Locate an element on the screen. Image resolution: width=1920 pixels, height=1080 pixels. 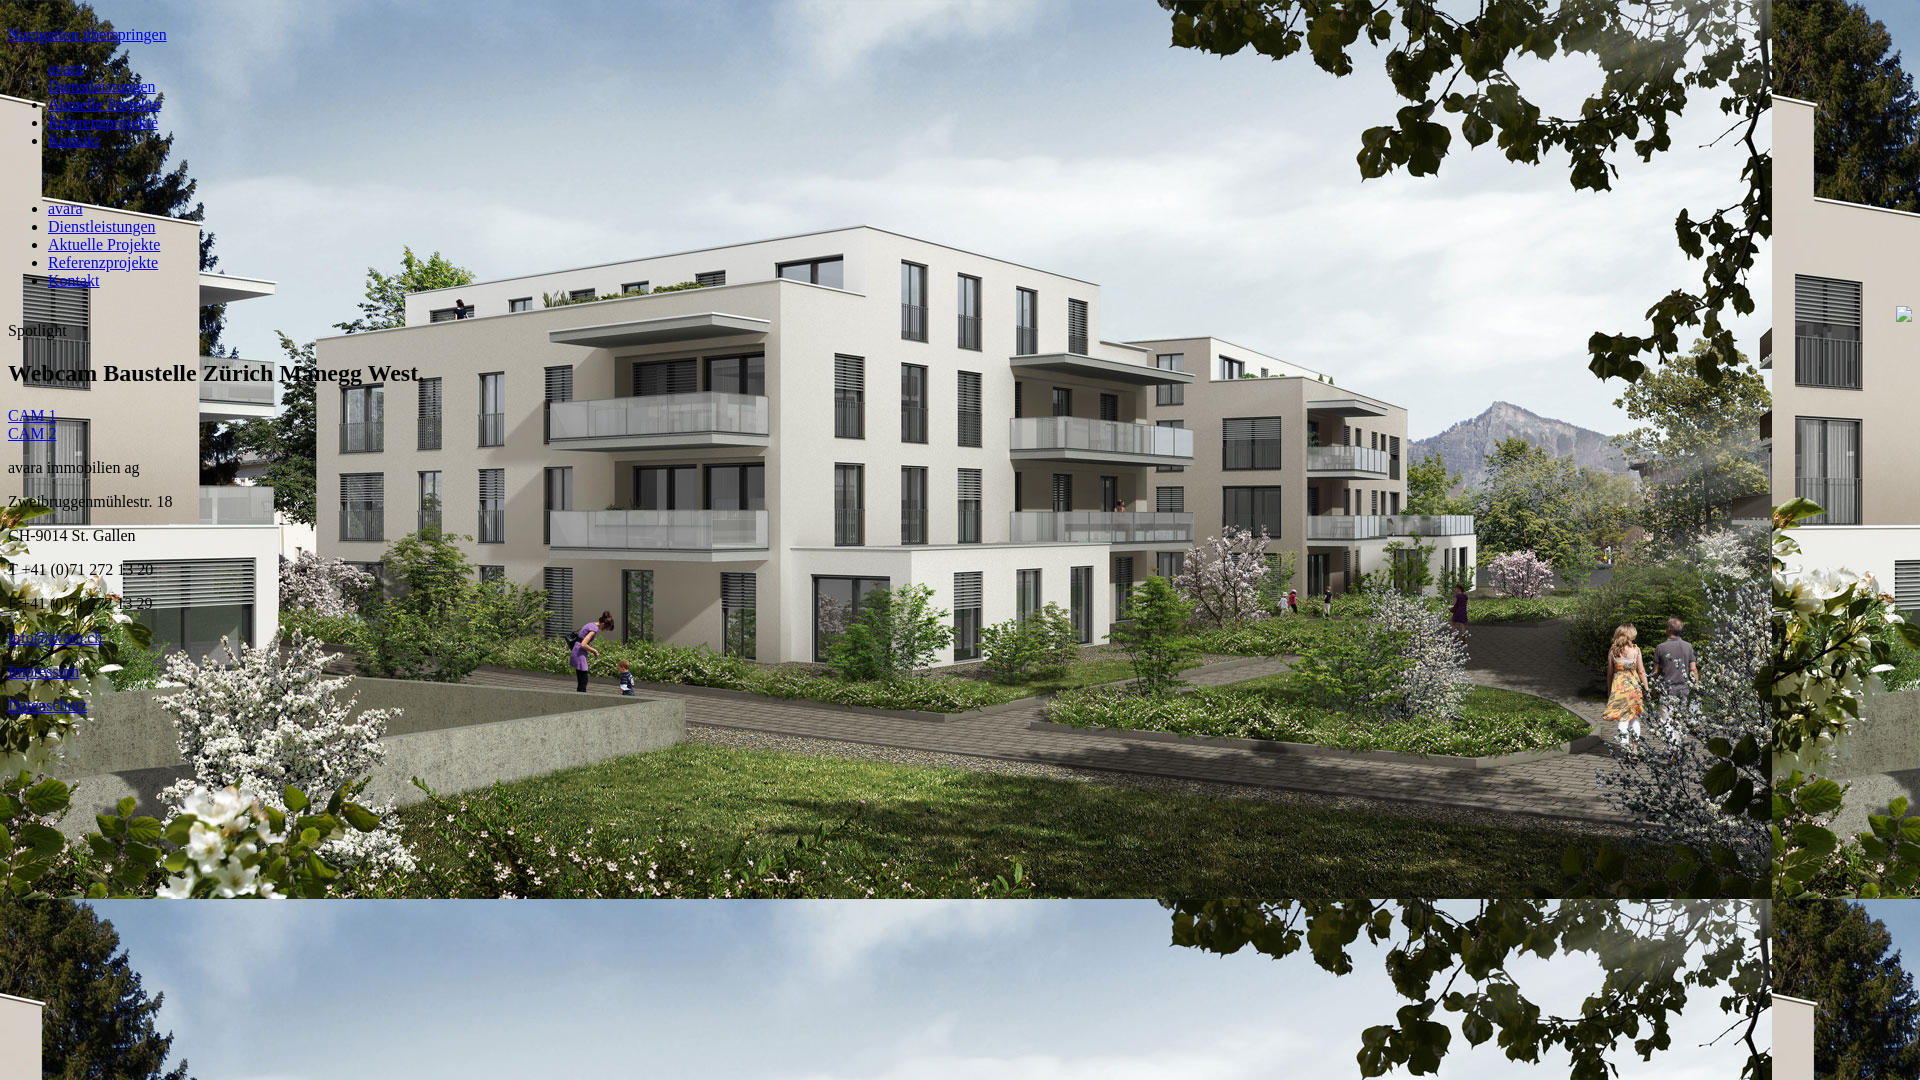
'Dienstleistungen' is located at coordinates (100, 85).